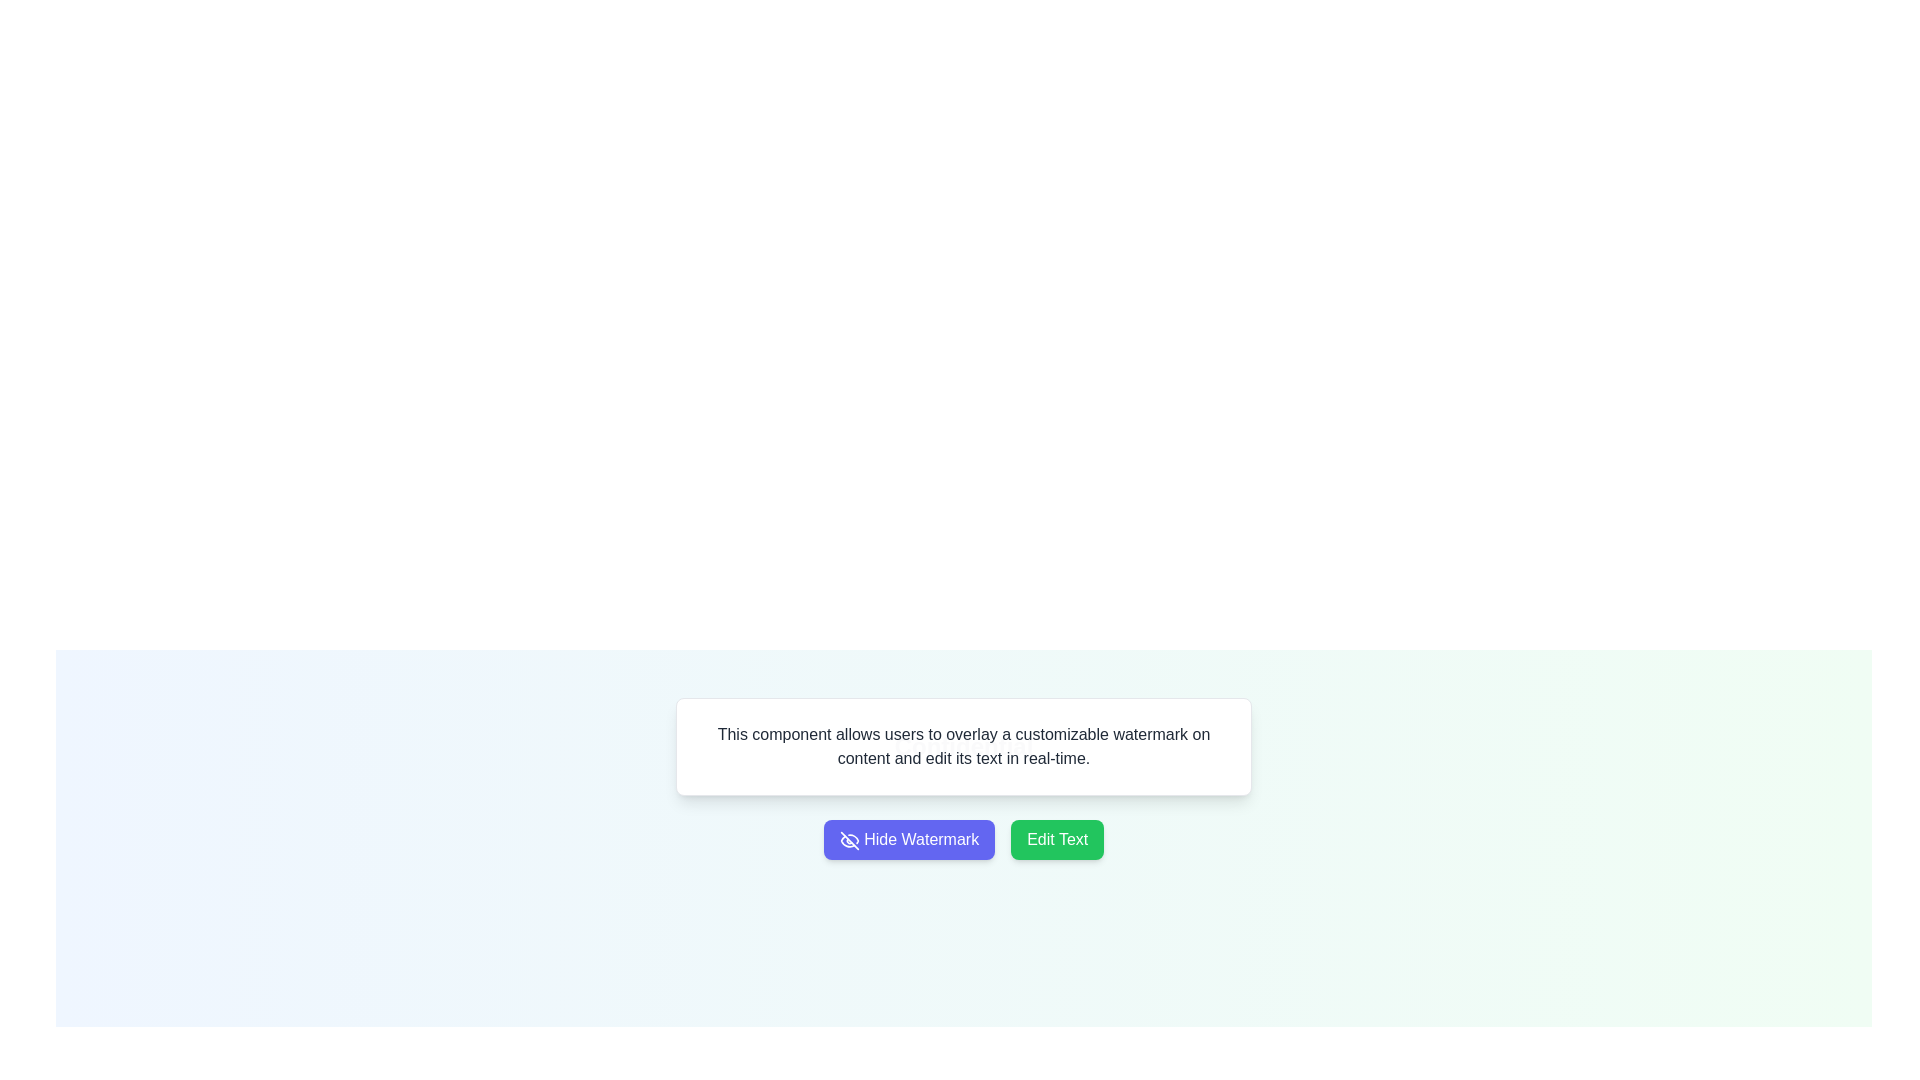  Describe the element at coordinates (908, 840) in the screenshot. I see `the button with a purple background and the text 'Hide Watermark'` at that location.